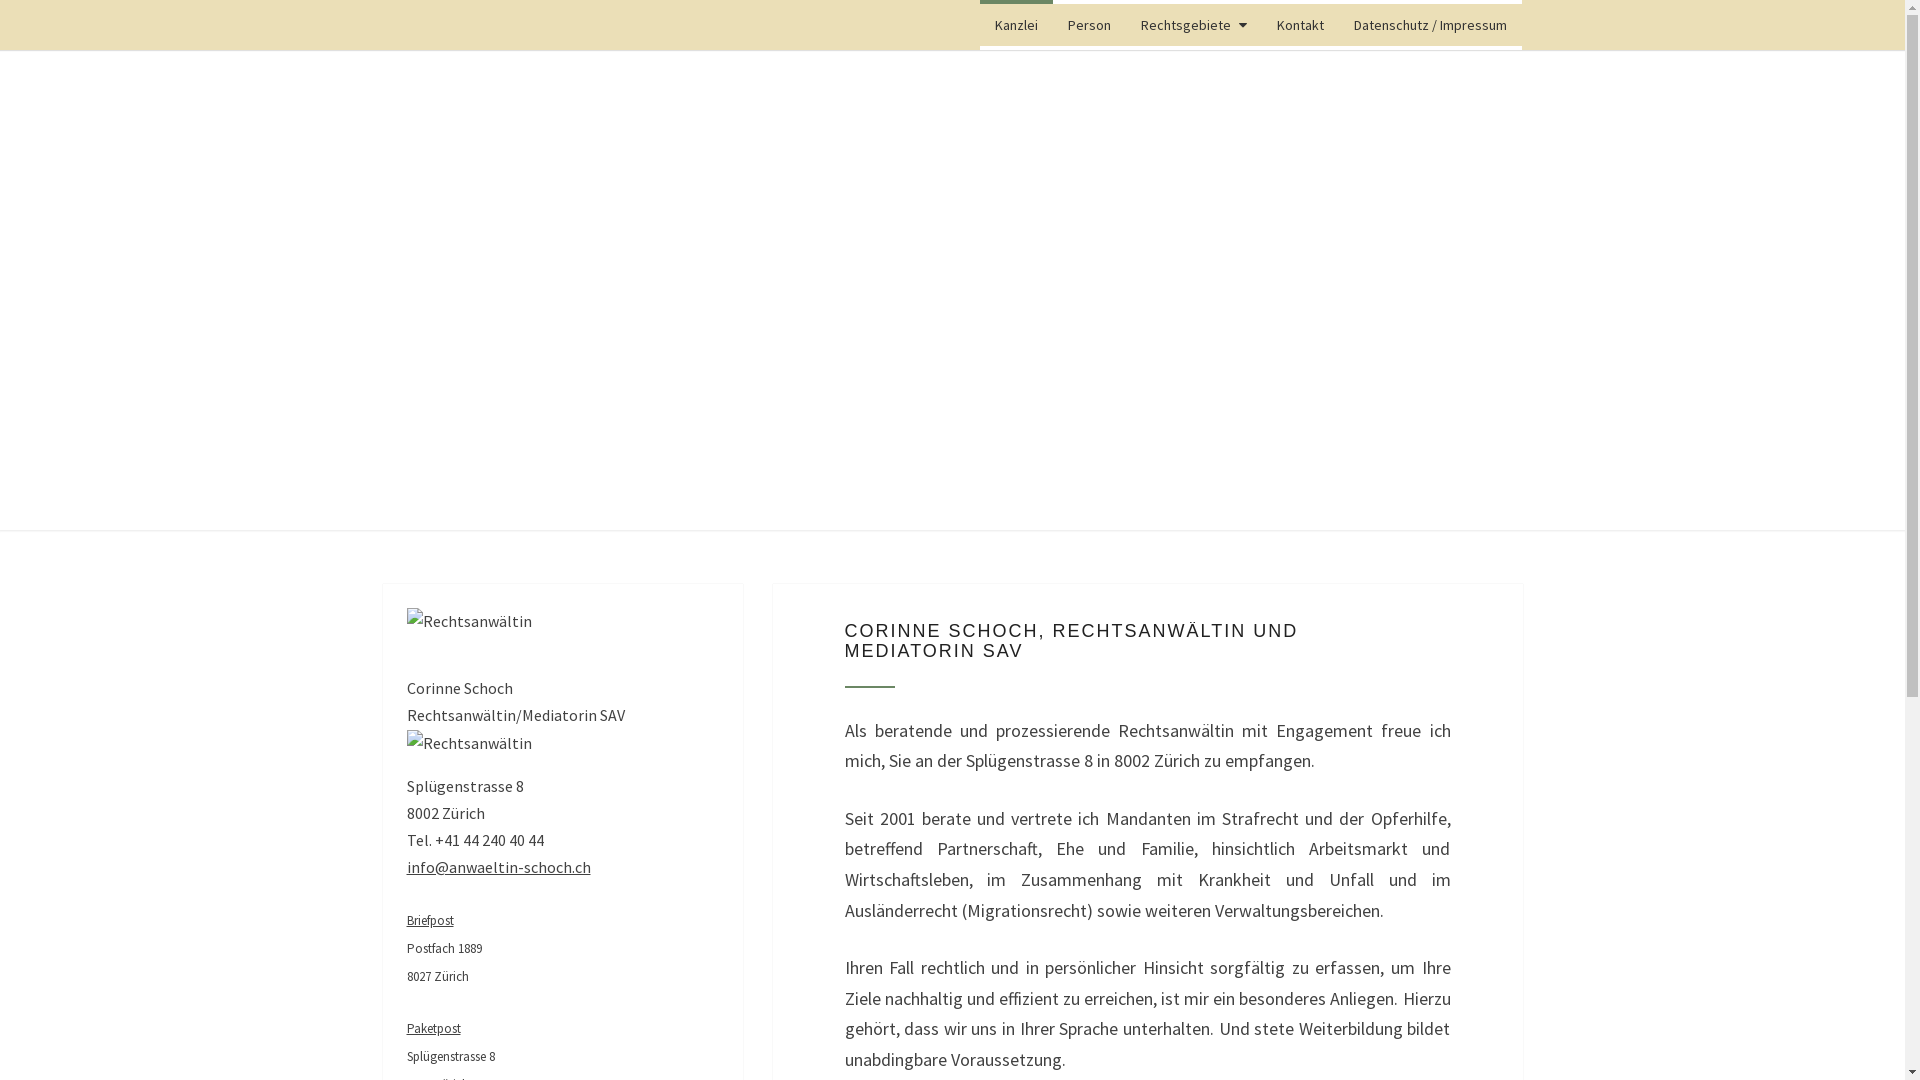  Describe the element at coordinates (1300, 24) in the screenshot. I see `'Kontakt'` at that location.